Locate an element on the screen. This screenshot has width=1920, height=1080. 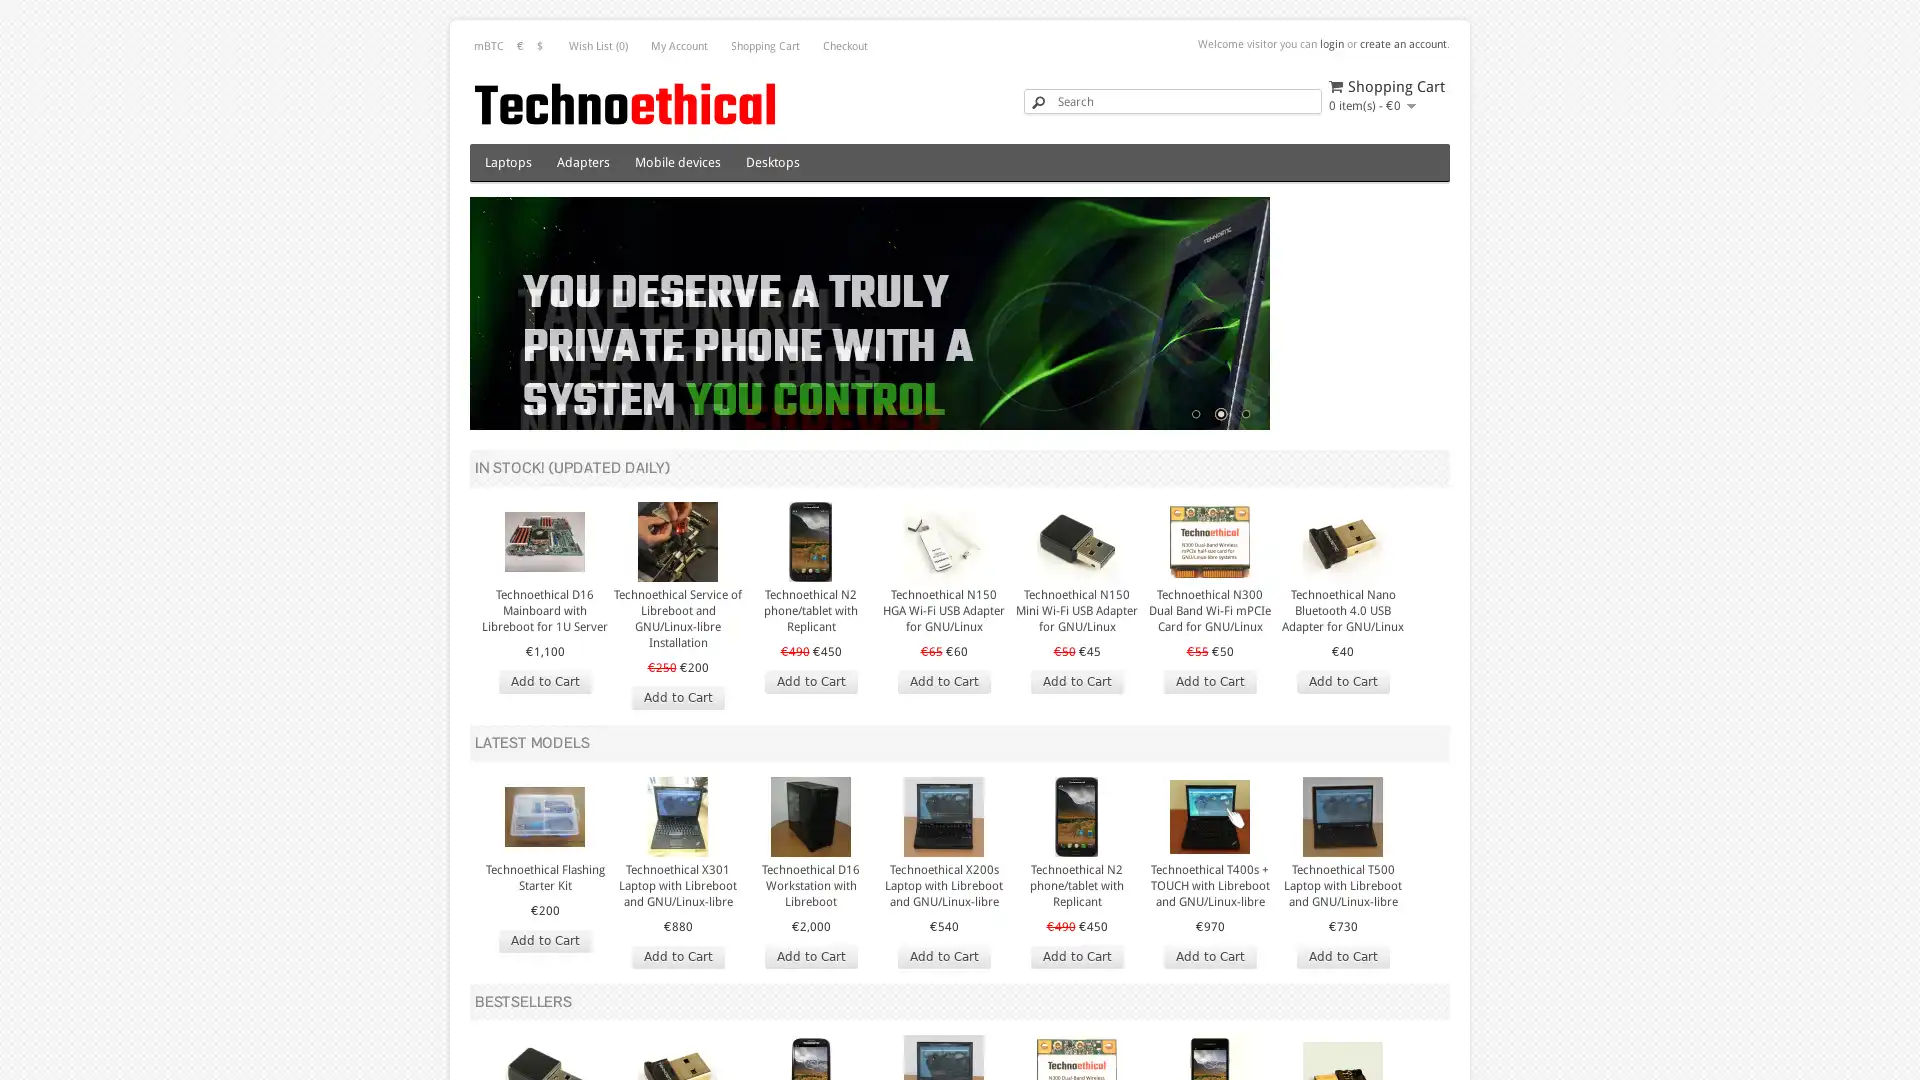
Add to Cart is located at coordinates (1208, 748).